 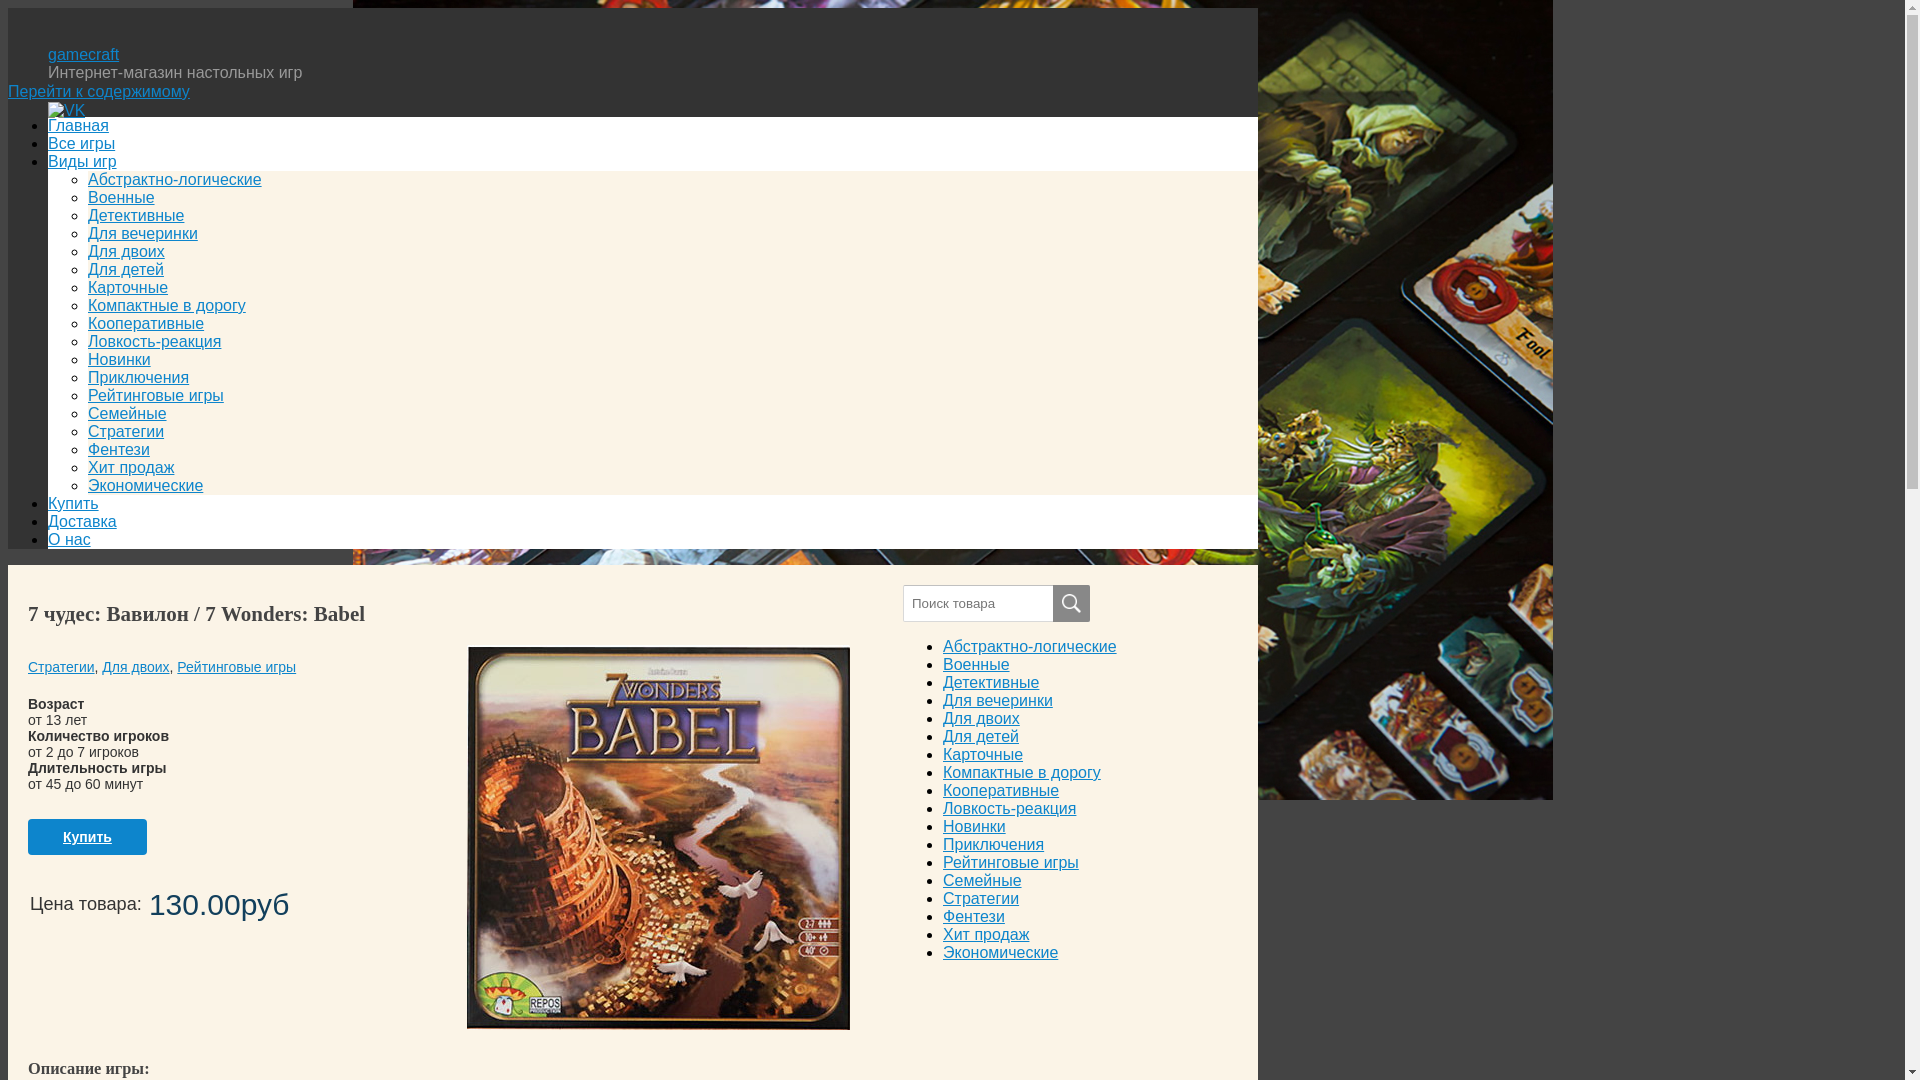 What do you see at coordinates (66, 110) in the screenshot?
I see `'VK'` at bounding box center [66, 110].